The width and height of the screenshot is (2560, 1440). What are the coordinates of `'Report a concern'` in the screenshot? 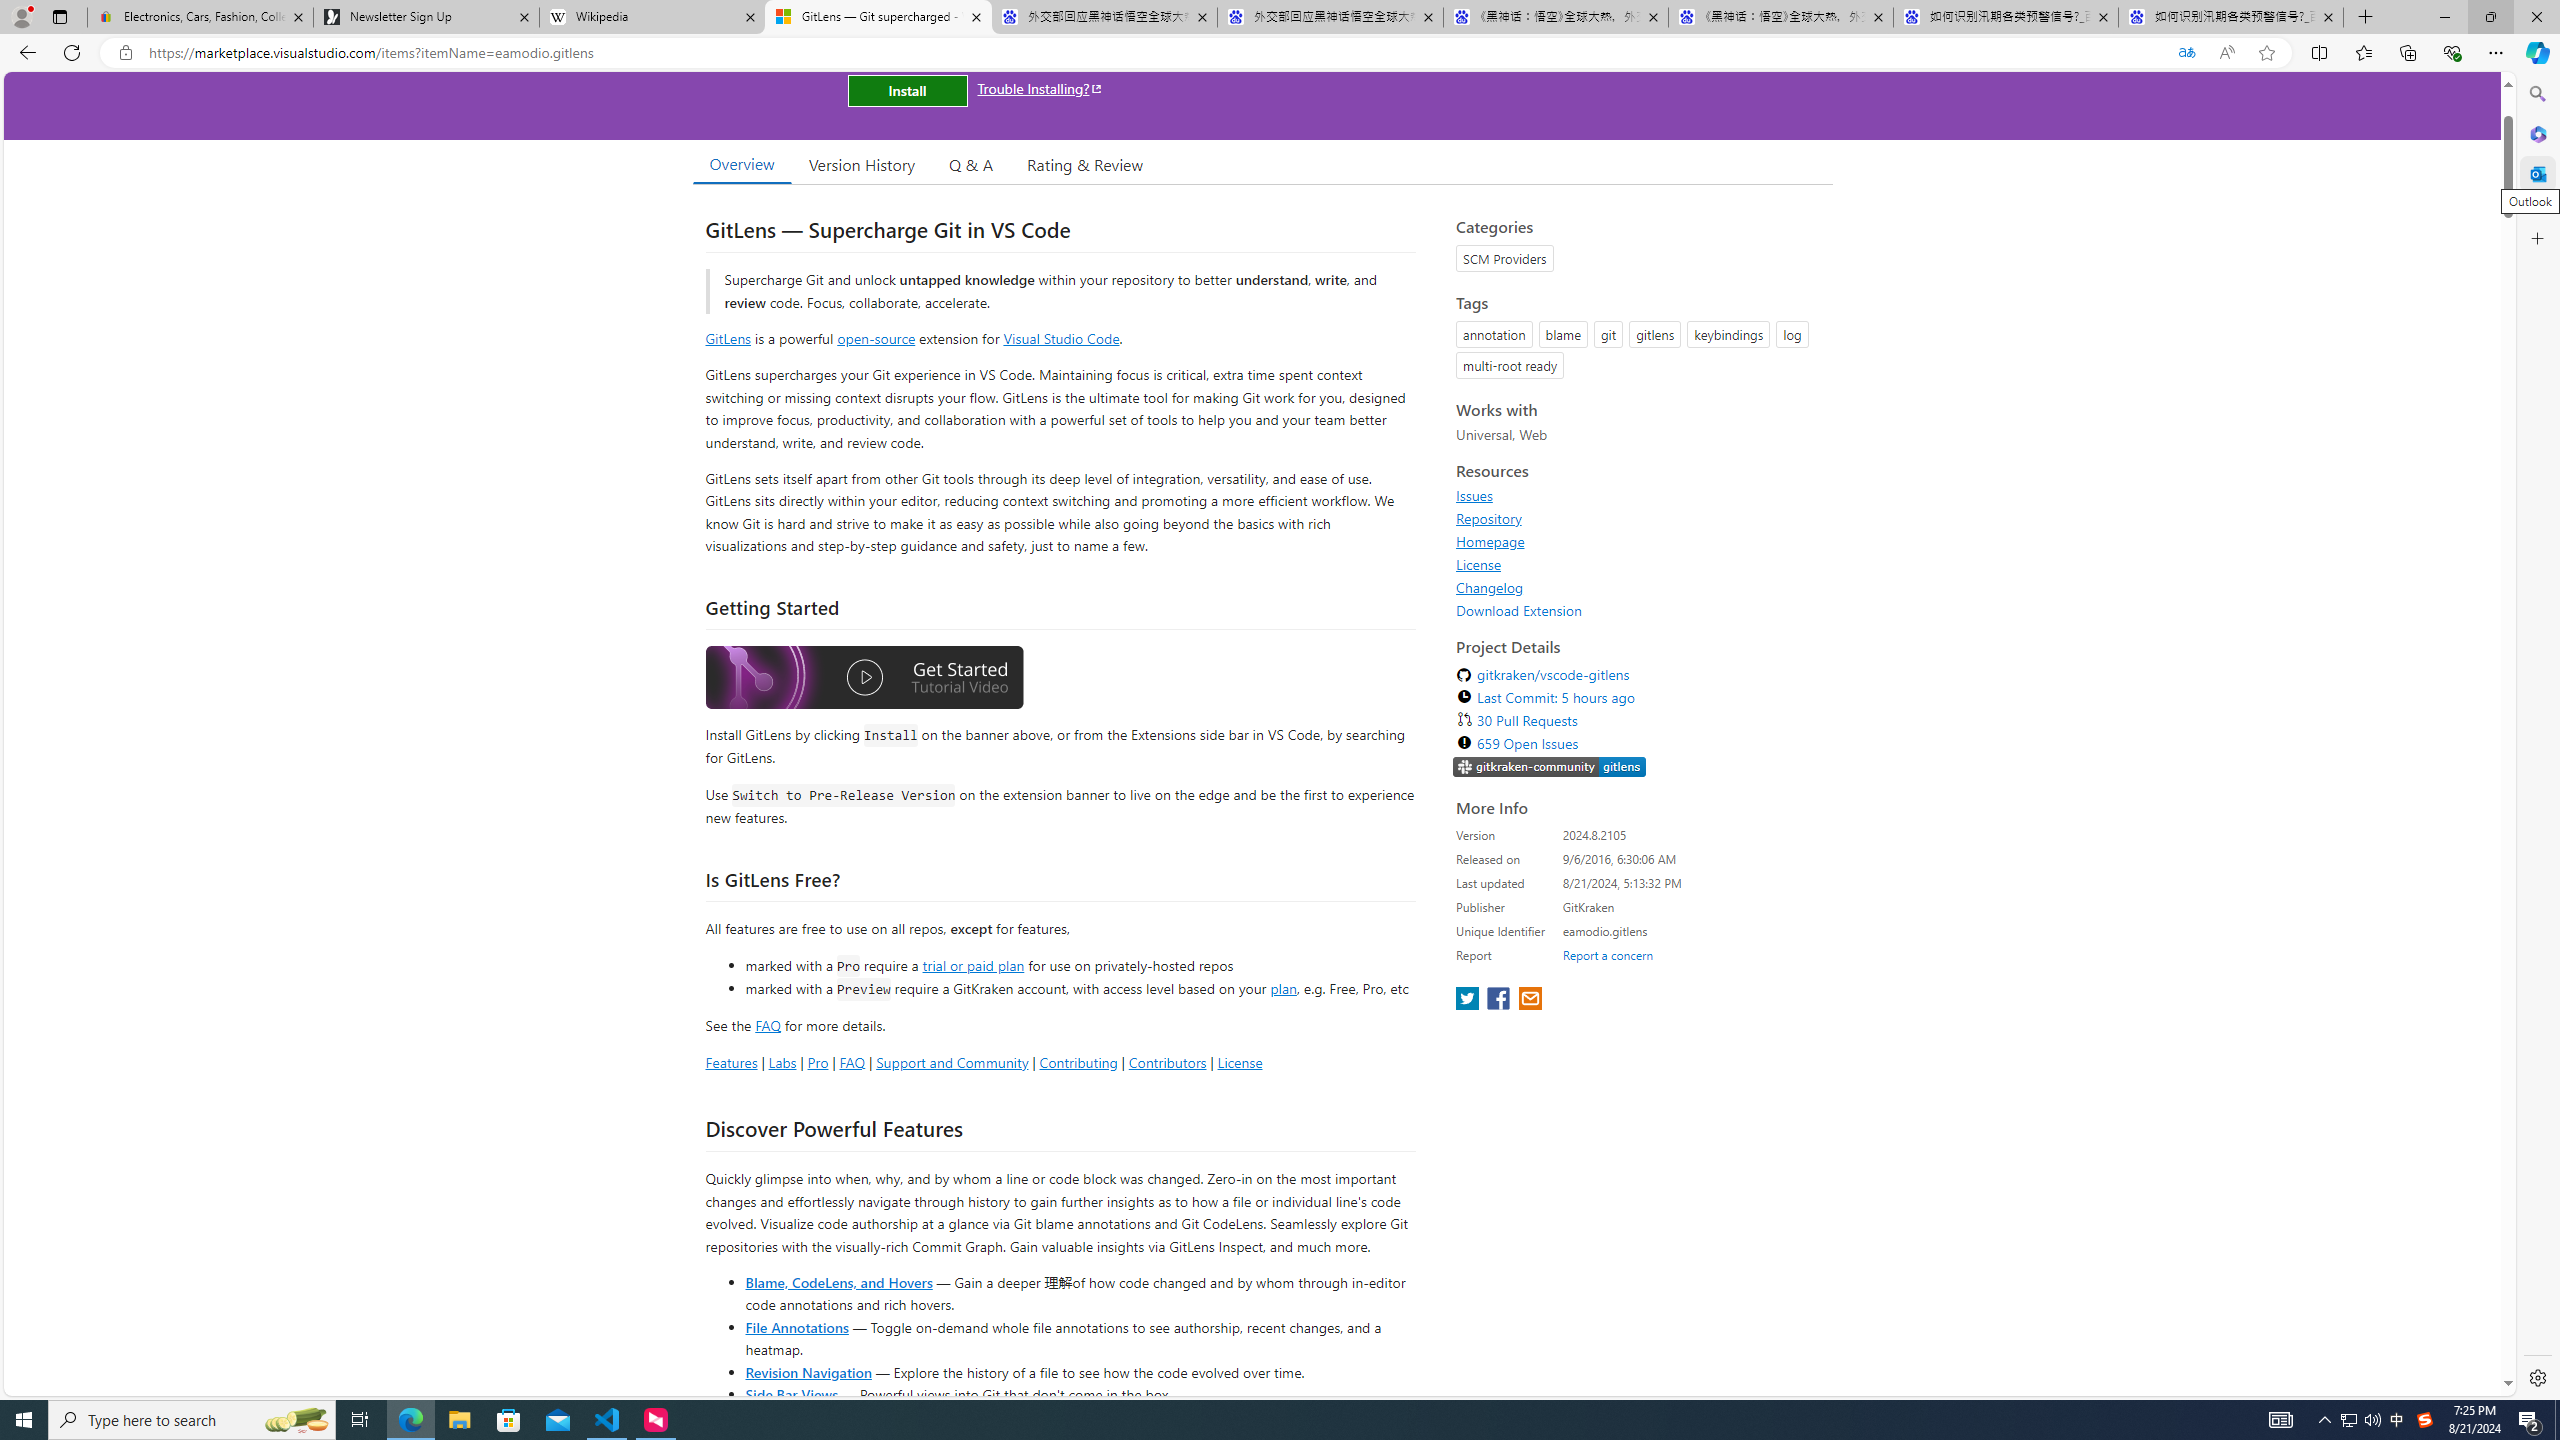 It's located at (1606, 954).